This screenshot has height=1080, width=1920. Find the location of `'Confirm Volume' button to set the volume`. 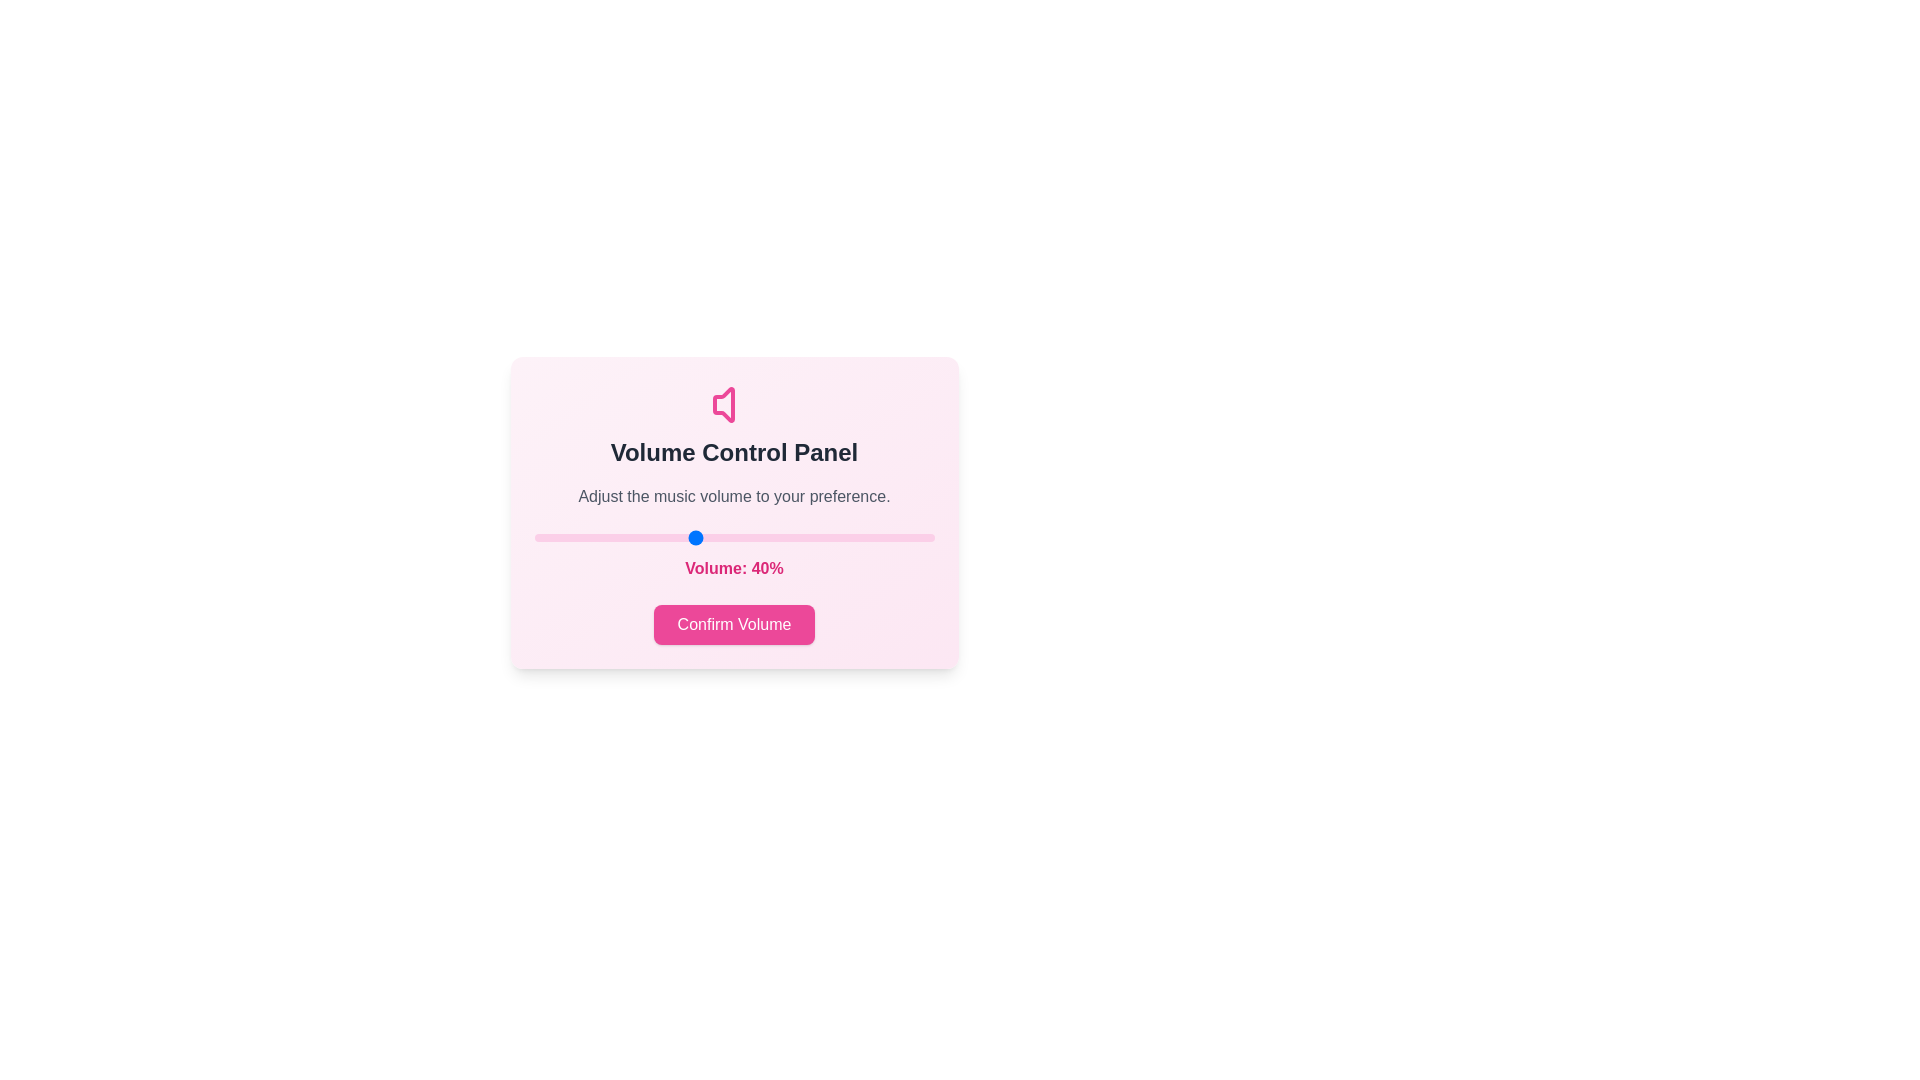

'Confirm Volume' button to set the volume is located at coordinates (733, 623).